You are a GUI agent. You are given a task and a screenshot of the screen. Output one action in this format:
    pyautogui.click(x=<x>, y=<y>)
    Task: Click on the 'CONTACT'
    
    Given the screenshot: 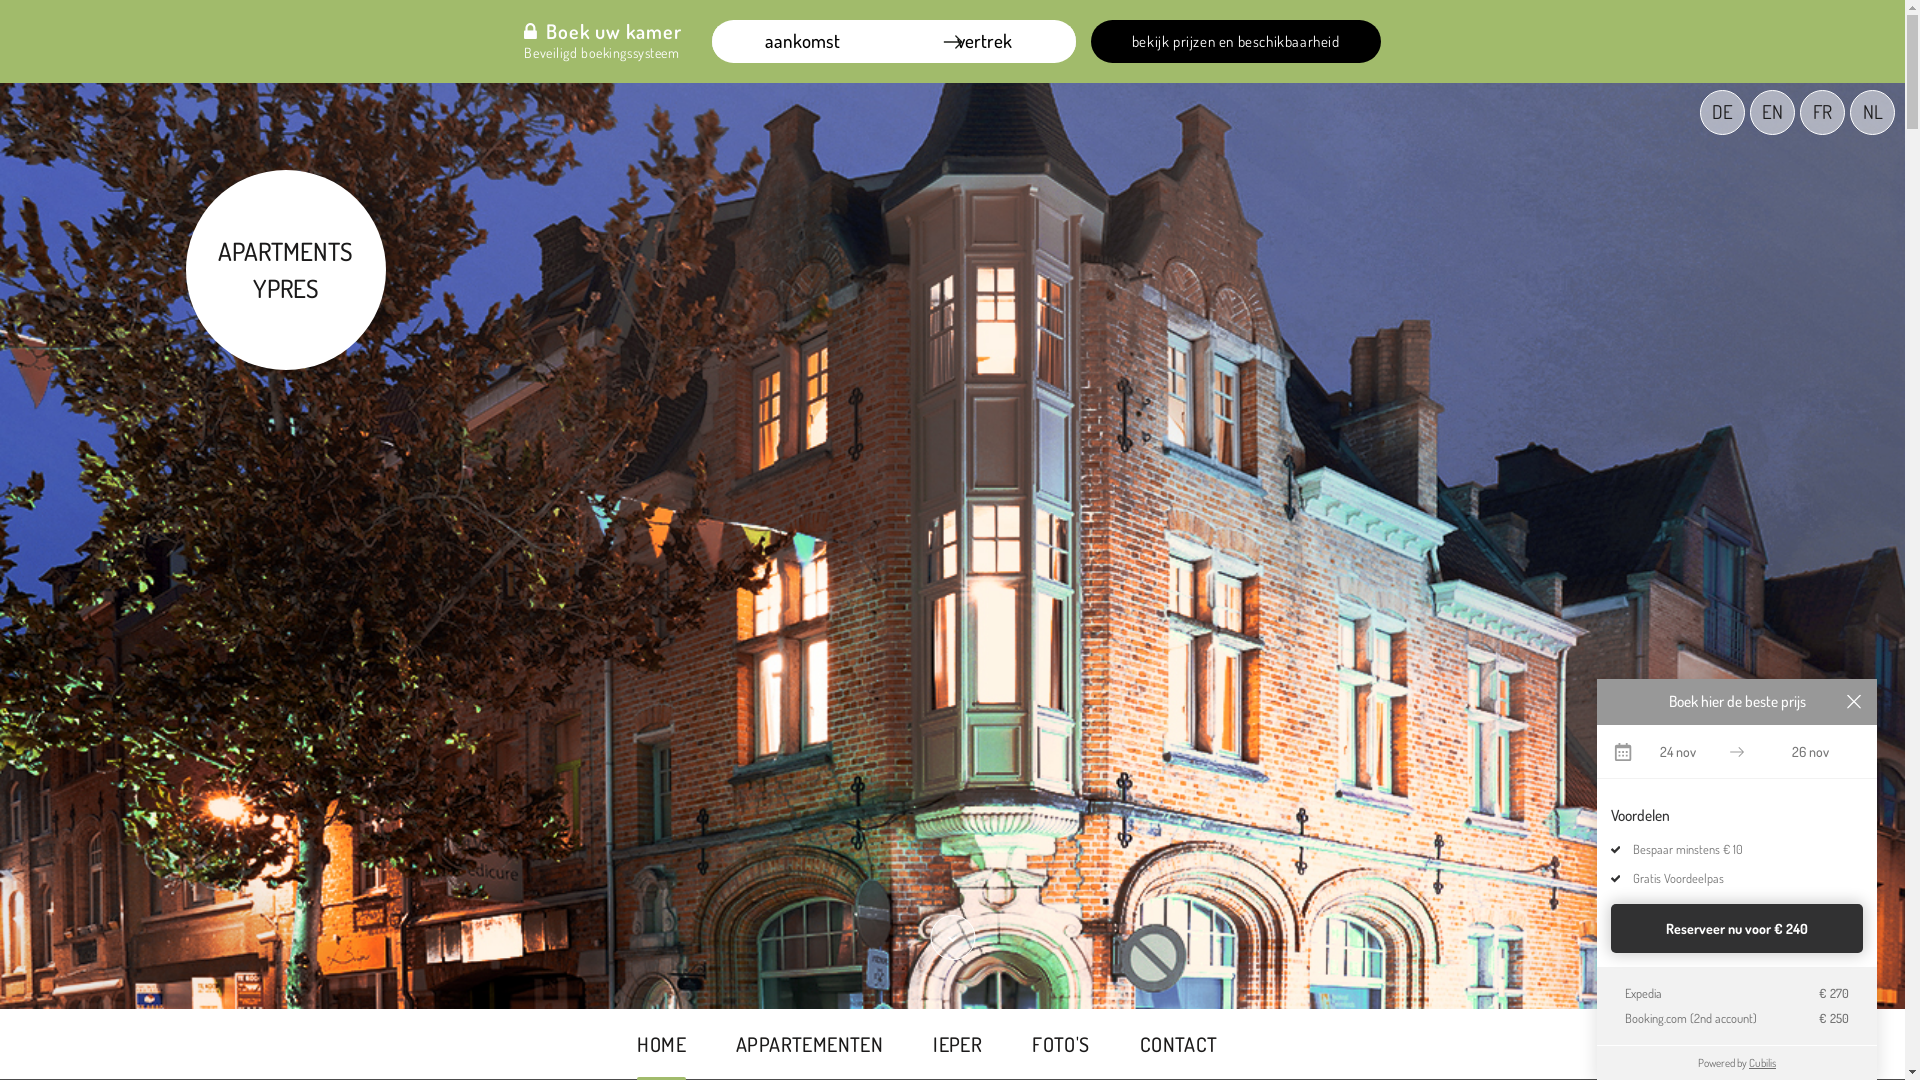 What is the action you would take?
    pyautogui.click(x=1140, y=1043)
    